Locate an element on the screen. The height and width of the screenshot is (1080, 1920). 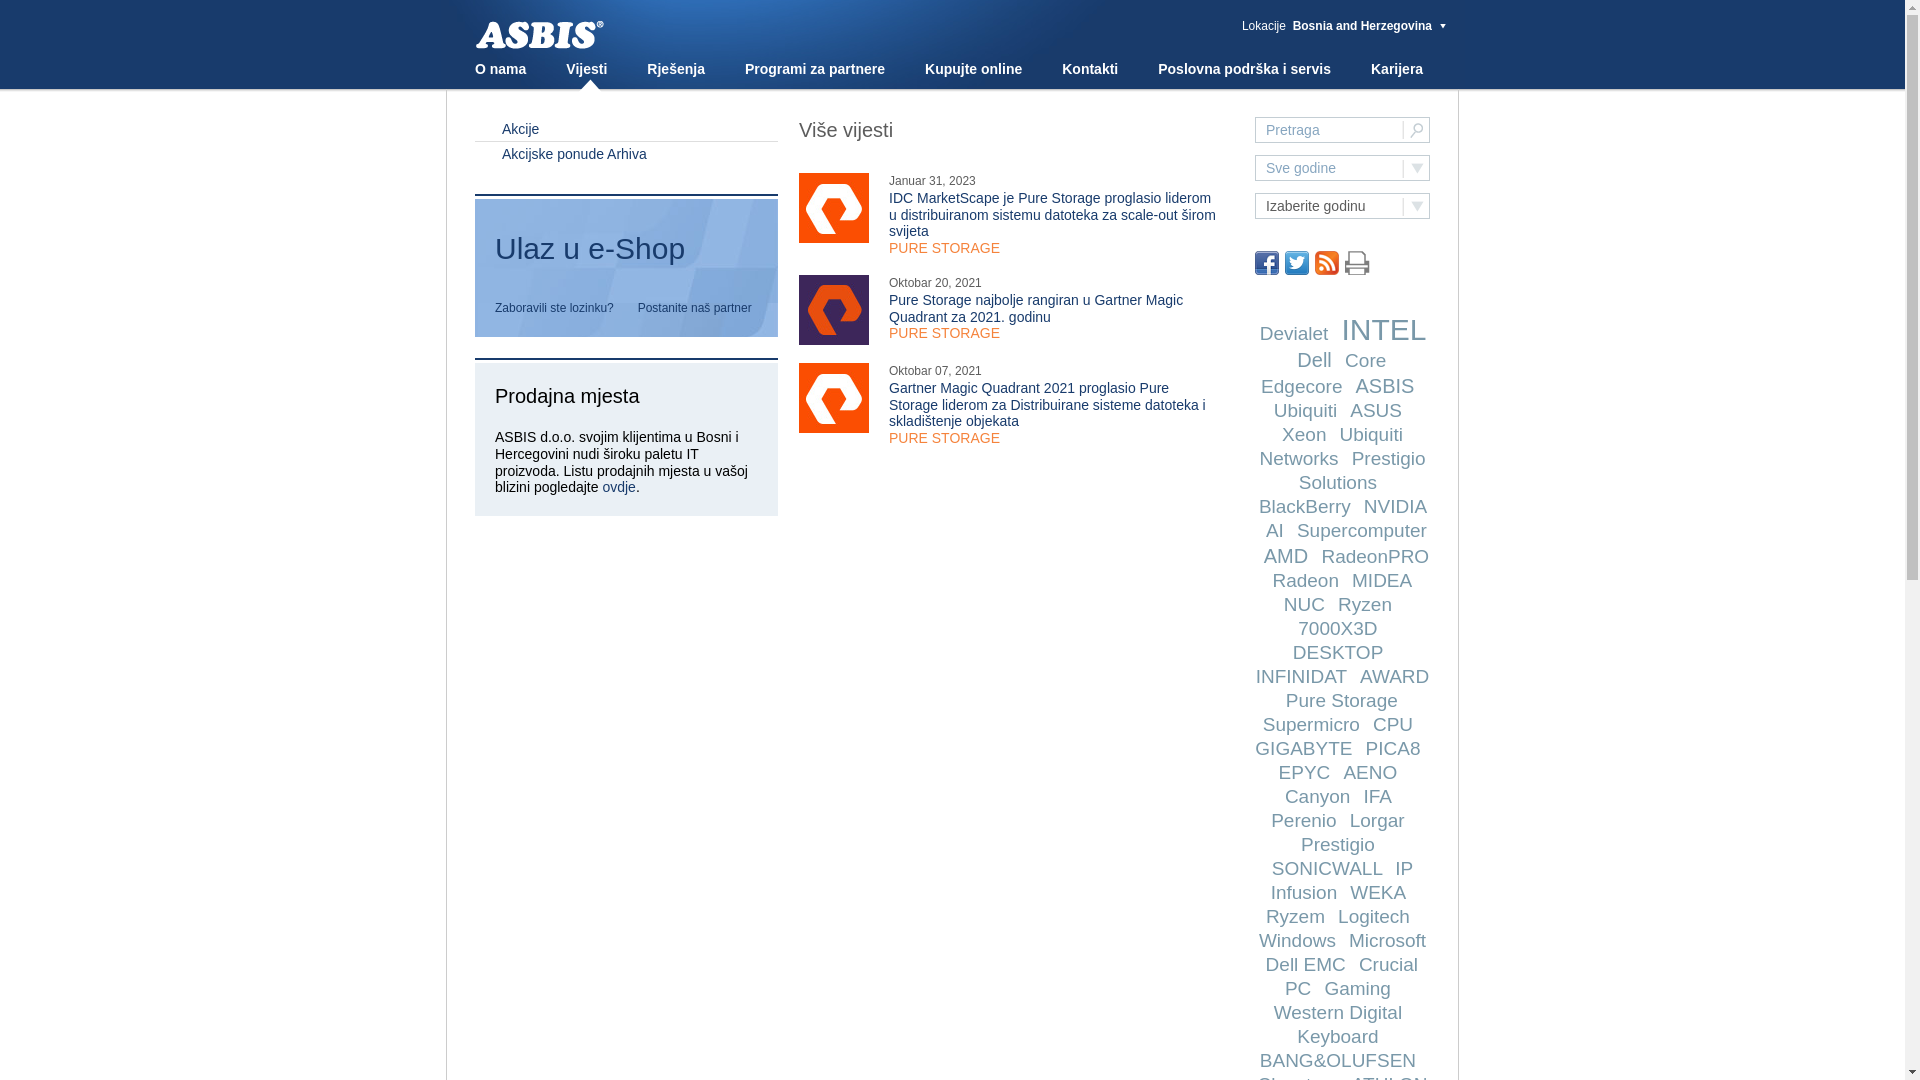
'DESKTOP' is located at coordinates (1292, 652).